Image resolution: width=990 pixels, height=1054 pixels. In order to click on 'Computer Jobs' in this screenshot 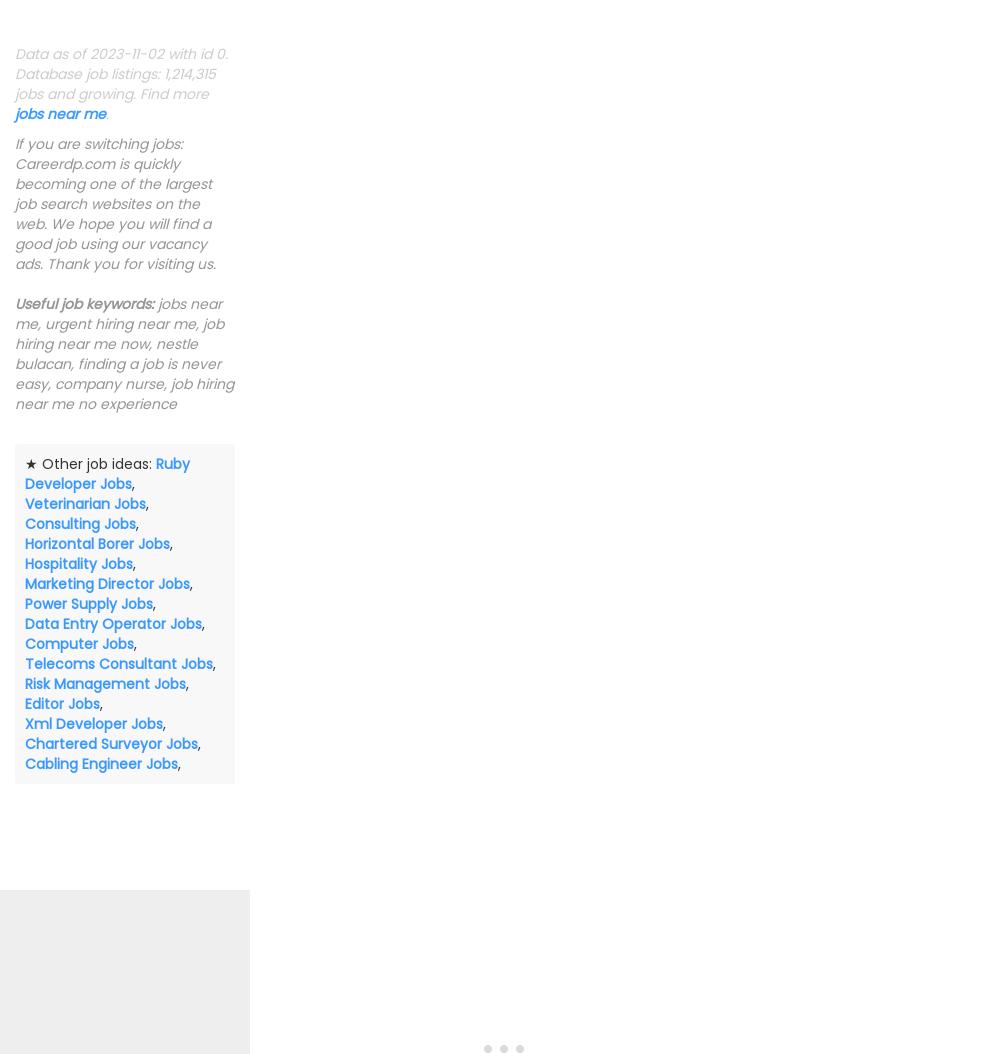, I will do `click(79, 643)`.